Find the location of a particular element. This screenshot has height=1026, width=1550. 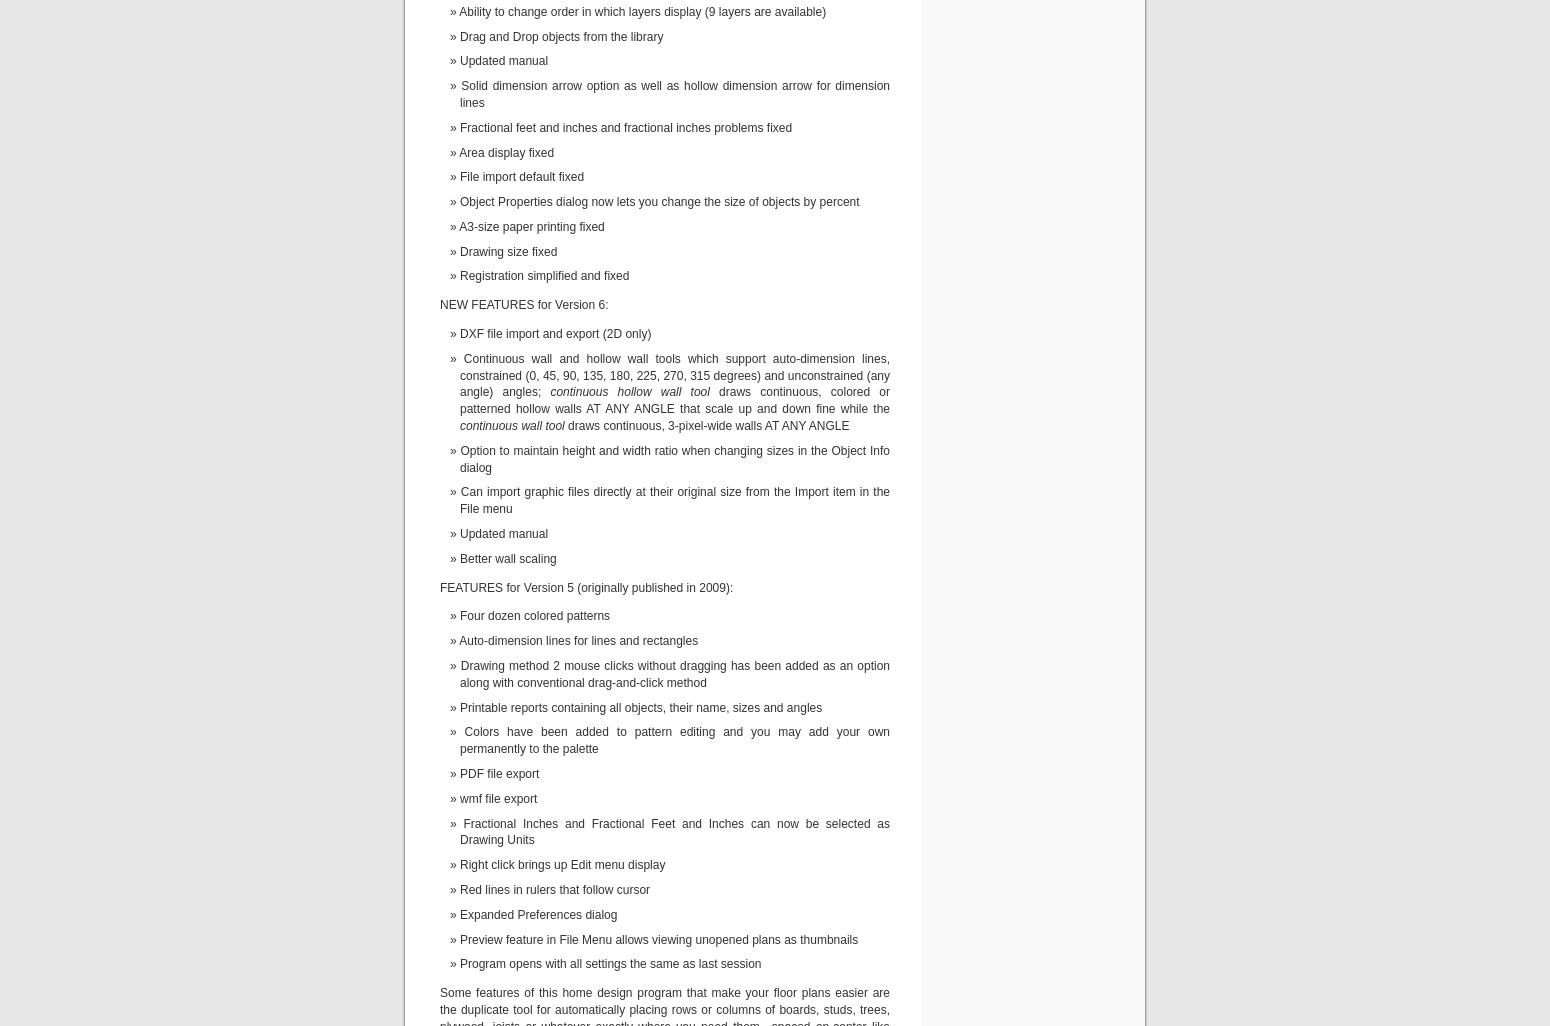

'NEW FEATURES for Version 6:' is located at coordinates (523, 304).